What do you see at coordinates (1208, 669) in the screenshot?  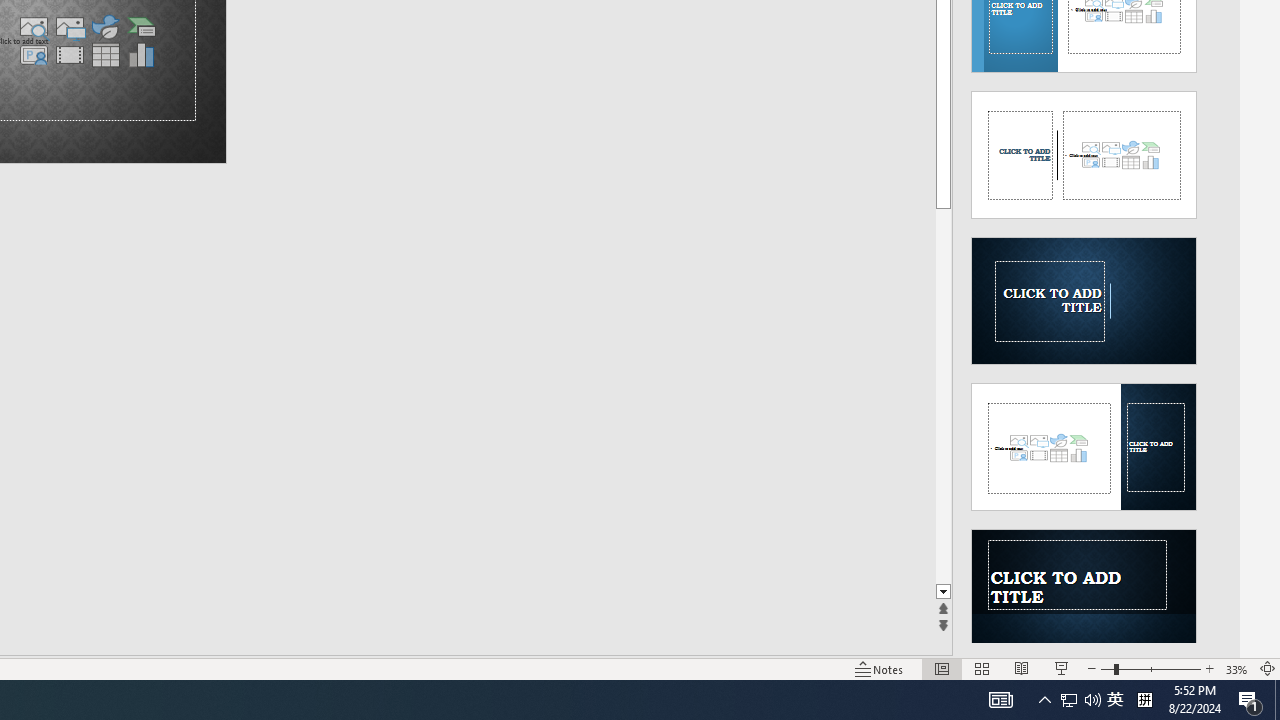 I see `'Zoom In'` at bounding box center [1208, 669].